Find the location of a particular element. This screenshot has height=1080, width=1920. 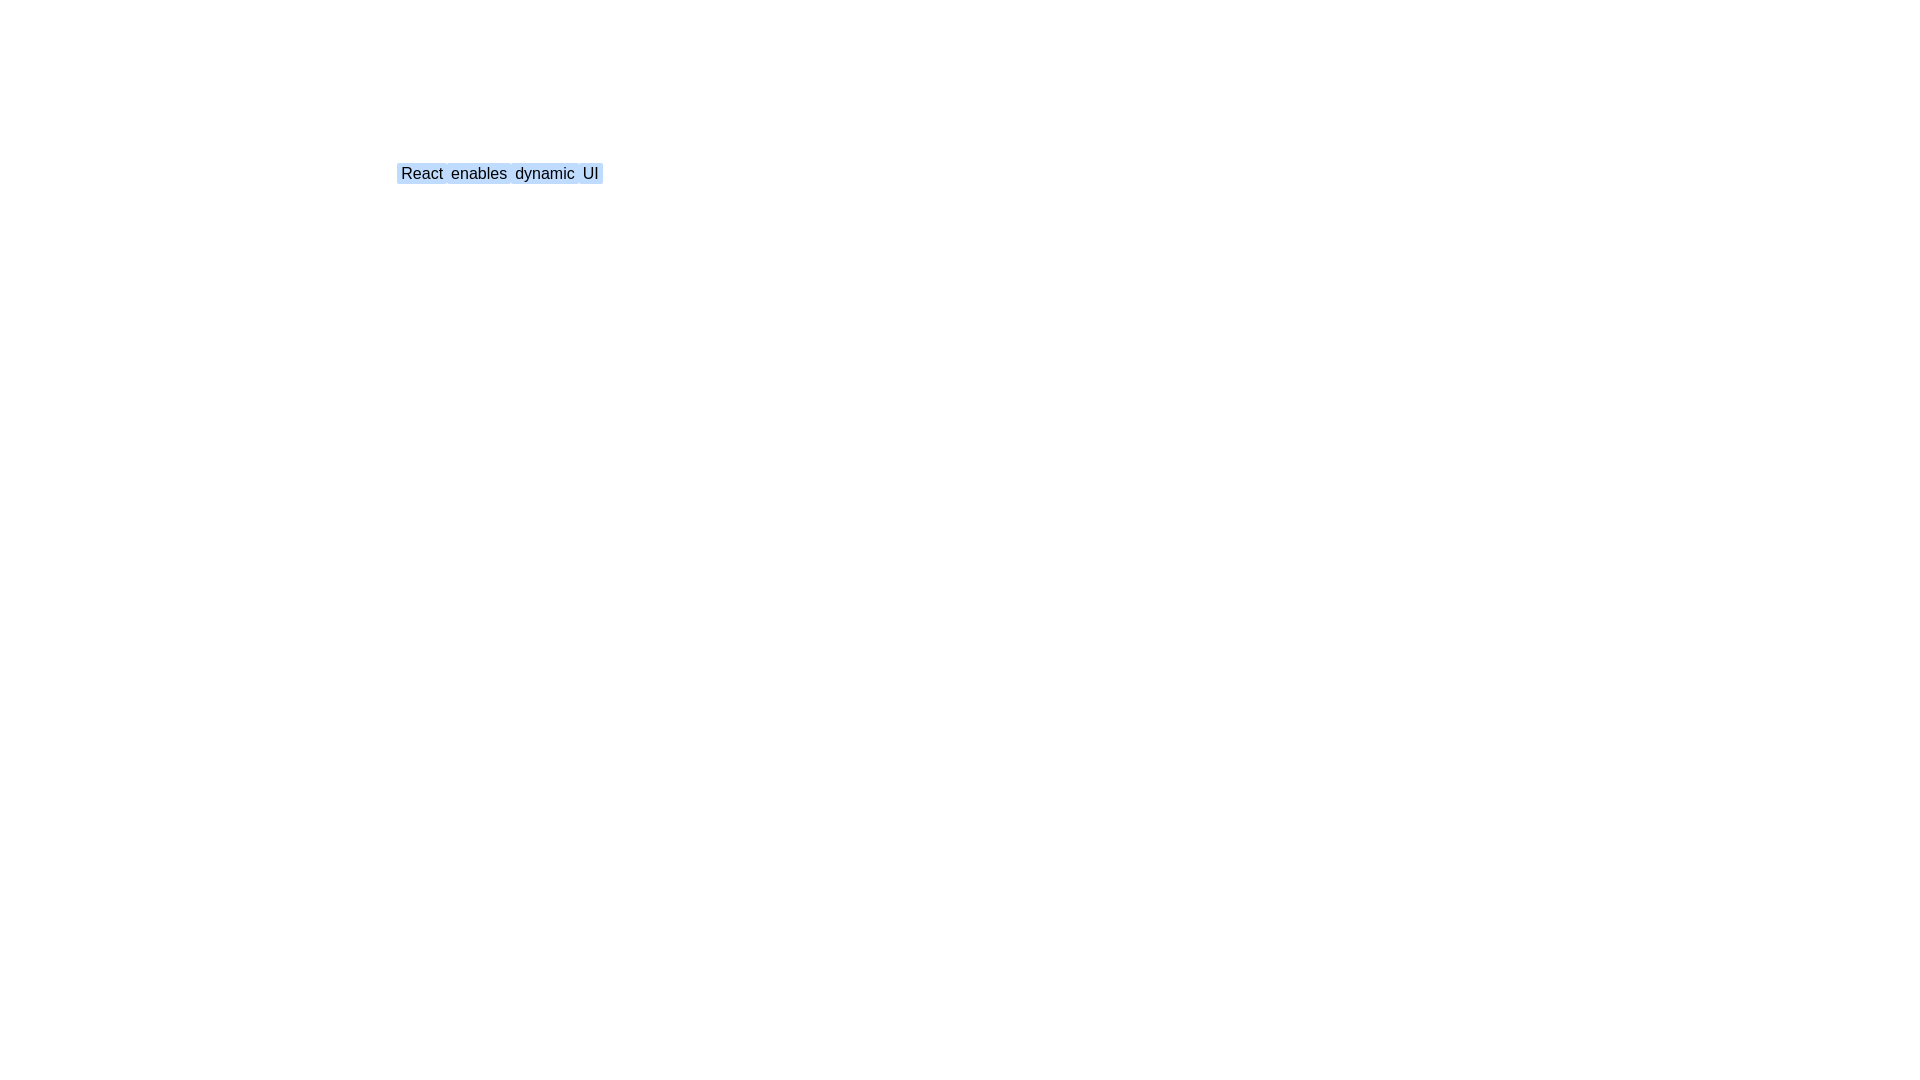

the Label element displaying the text 'React', which has a light blue background and rounded corners, located at the leftmost position among its siblings is located at coordinates (421, 172).